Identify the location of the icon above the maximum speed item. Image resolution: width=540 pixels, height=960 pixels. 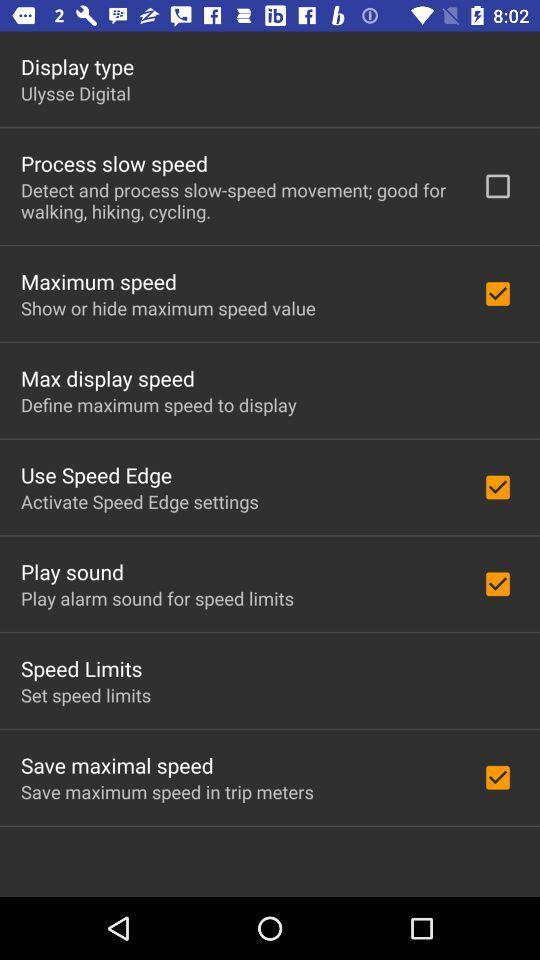
(238, 200).